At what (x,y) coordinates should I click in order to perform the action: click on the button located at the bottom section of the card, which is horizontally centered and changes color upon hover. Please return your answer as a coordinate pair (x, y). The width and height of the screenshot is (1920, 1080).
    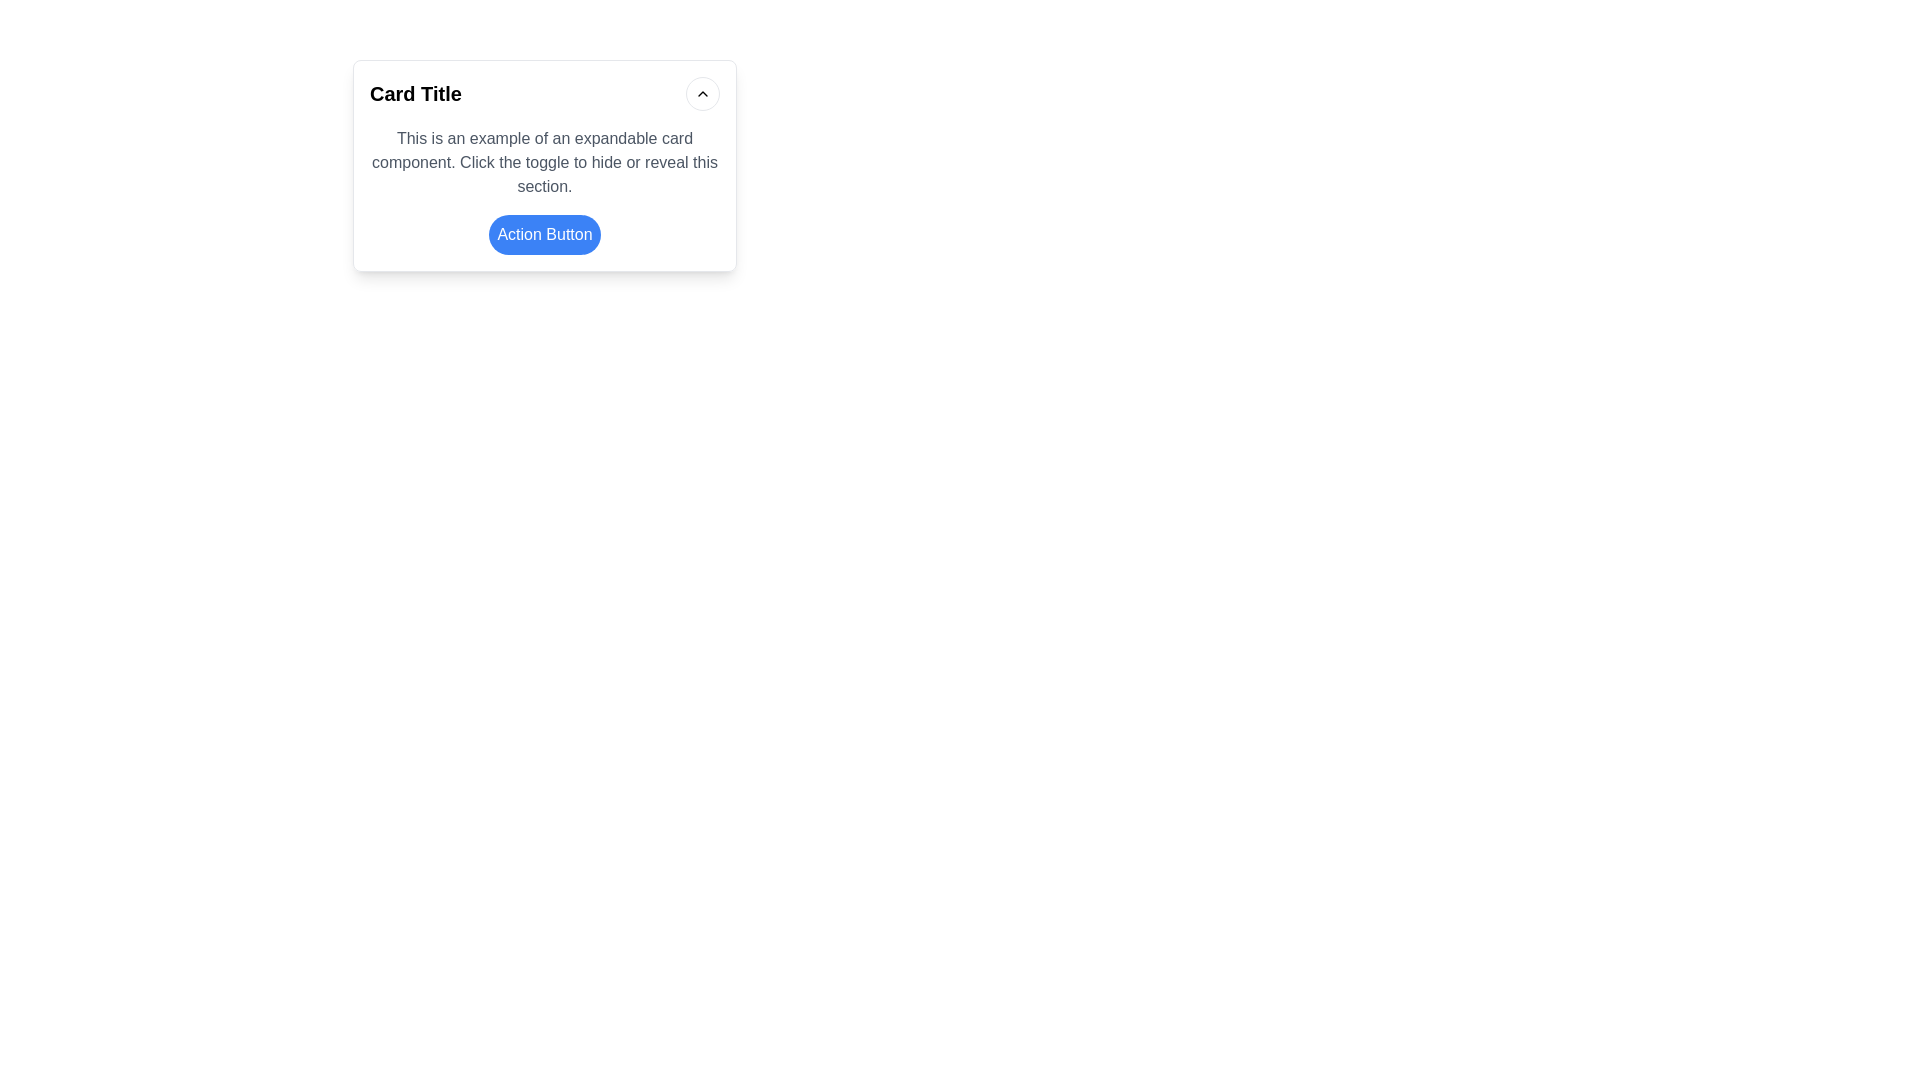
    Looking at the image, I should click on (544, 234).